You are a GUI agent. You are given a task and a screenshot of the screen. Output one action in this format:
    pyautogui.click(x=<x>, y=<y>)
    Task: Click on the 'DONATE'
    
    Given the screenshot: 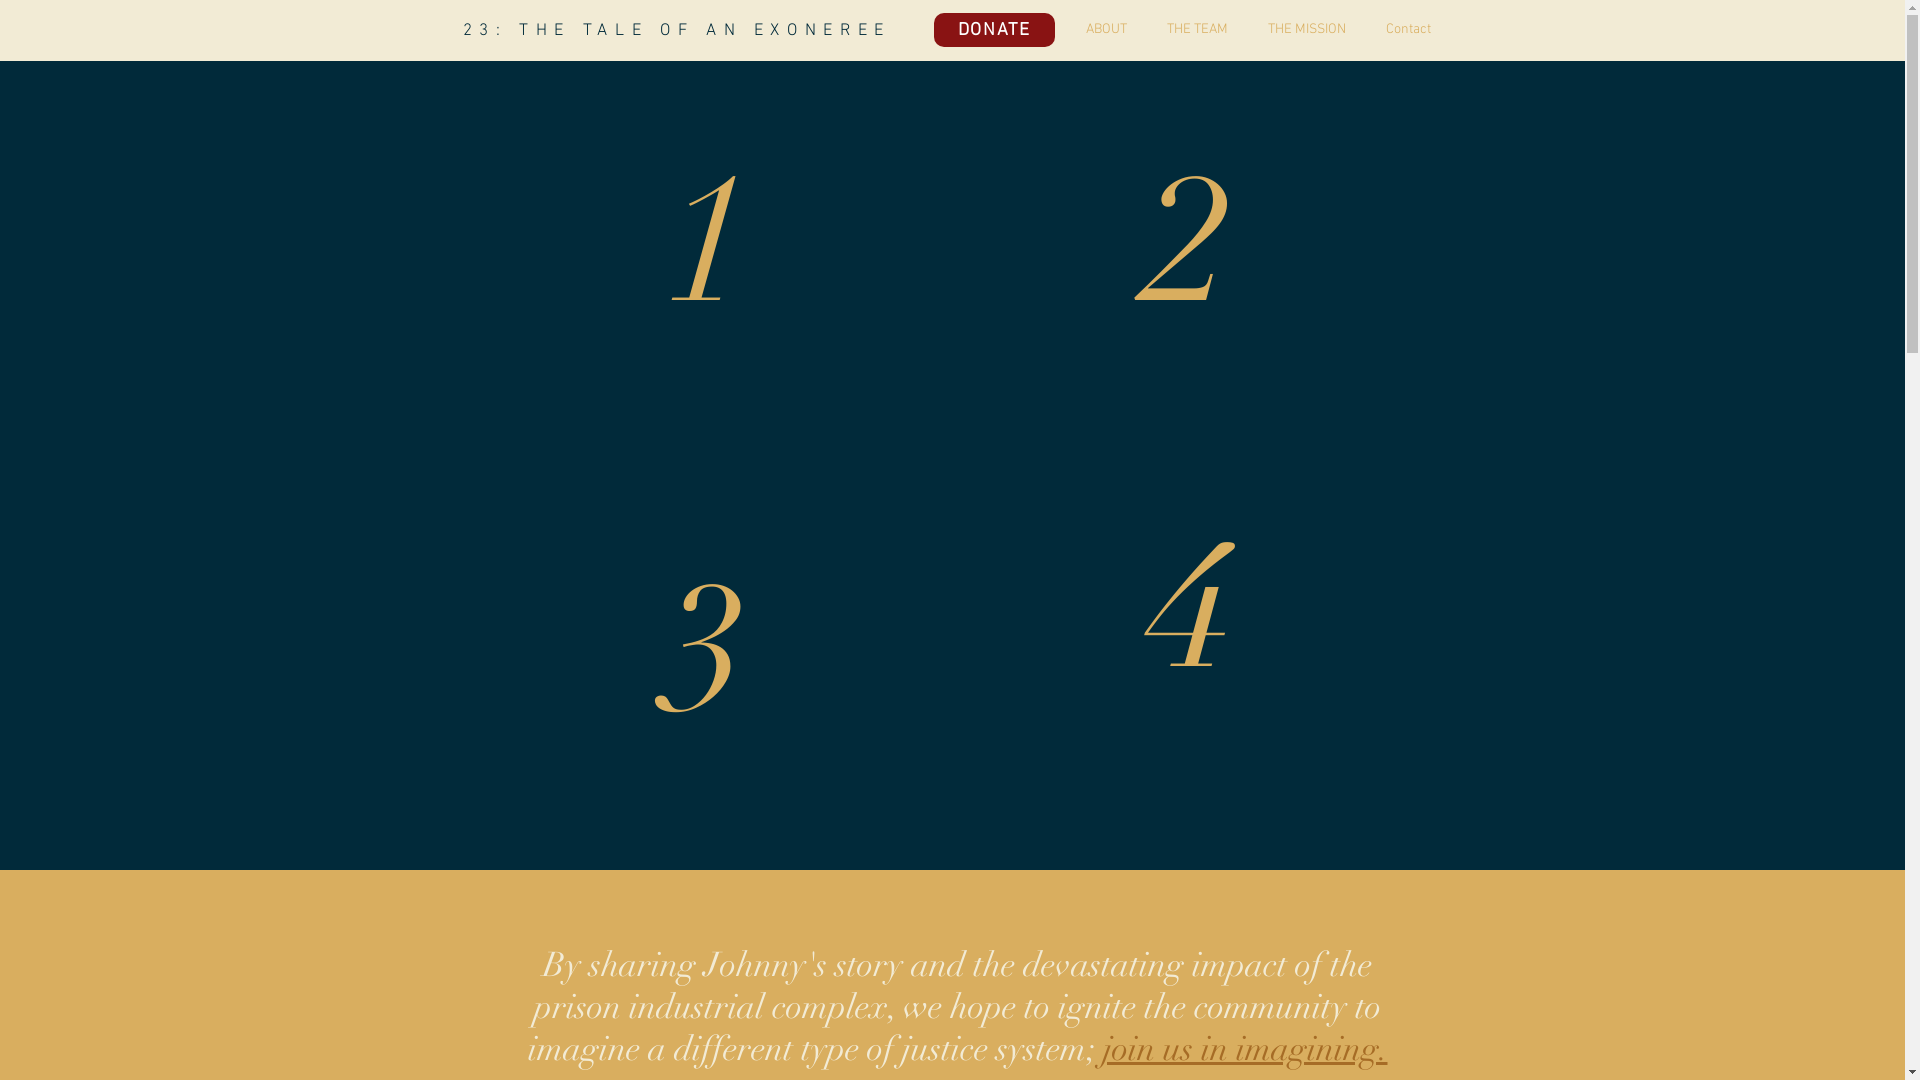 What is the action you would take?
    pyautogui.click(x=994, y=30)
    